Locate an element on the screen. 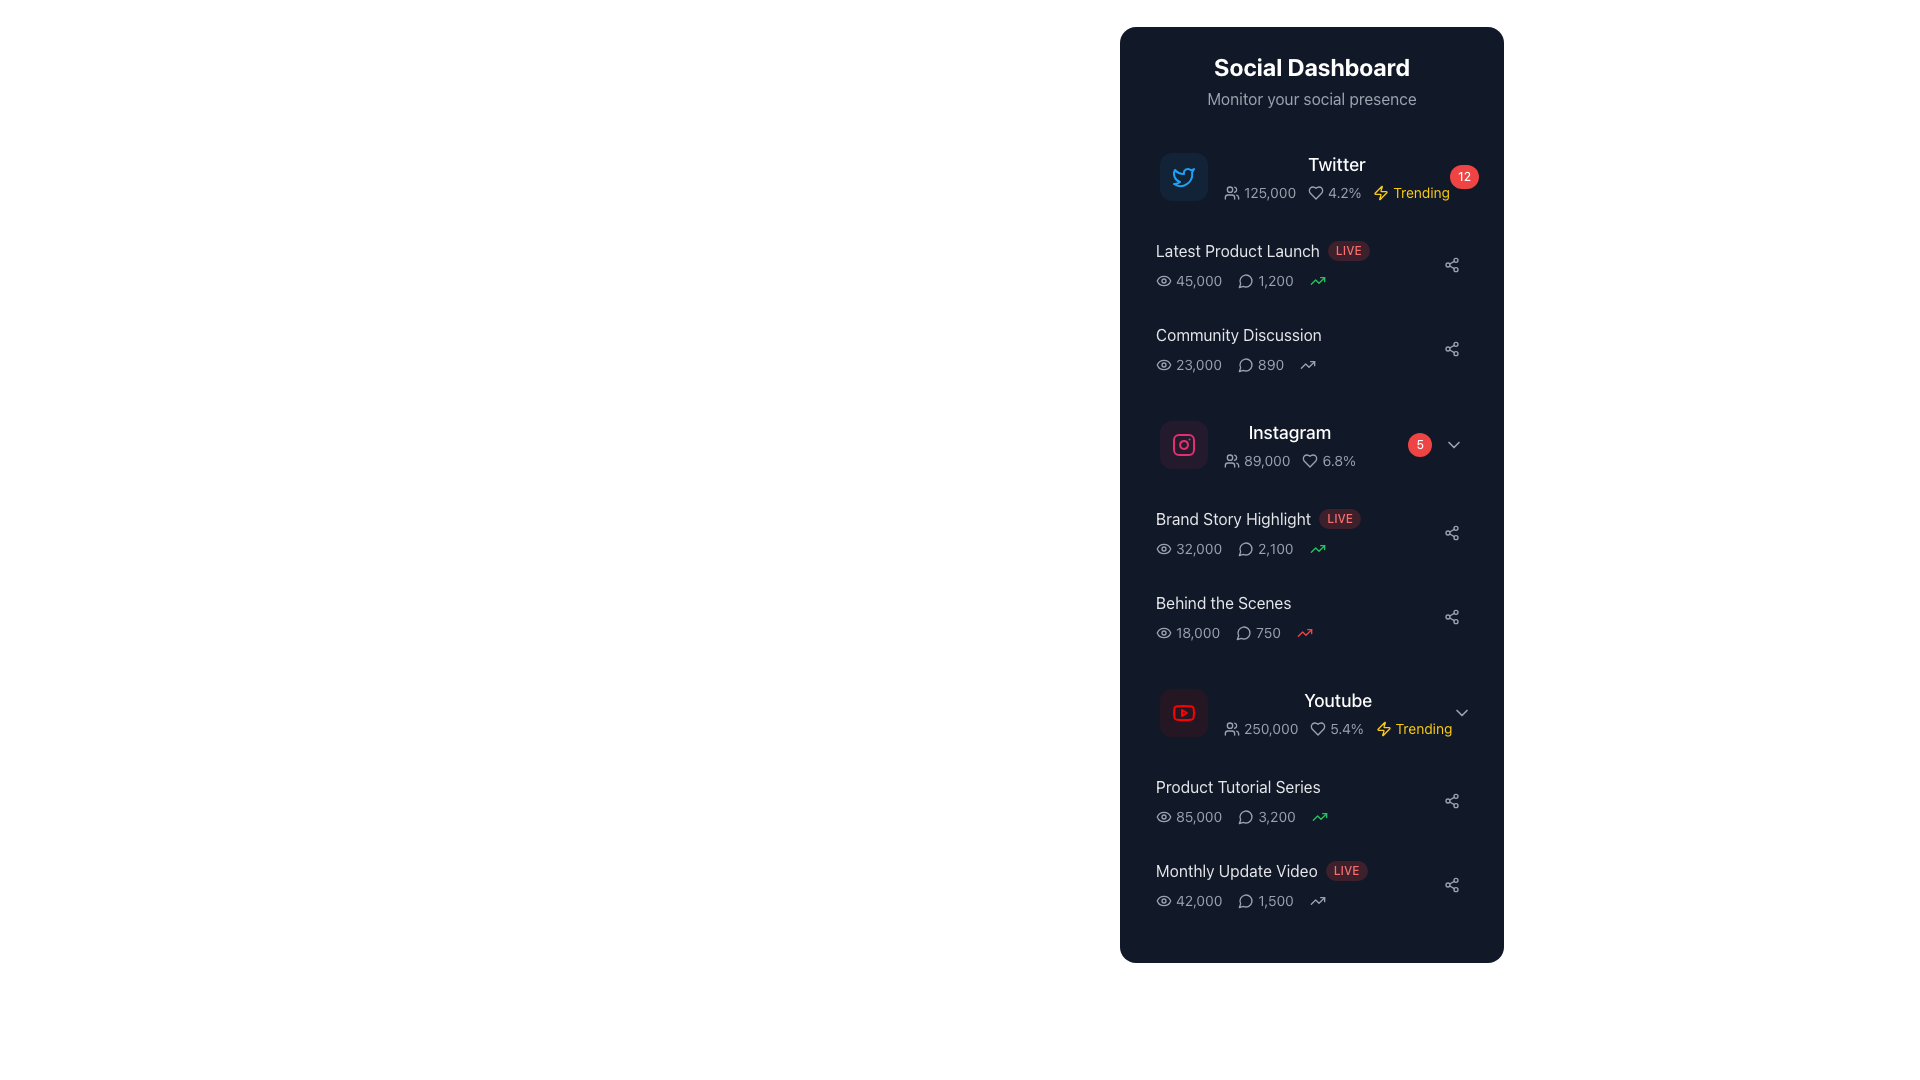  the informative text block displaying YouTube entry statistics, which includes user count, percentage value, and a 'Trending' label with styled icons is located at coordinates (1338, 729).